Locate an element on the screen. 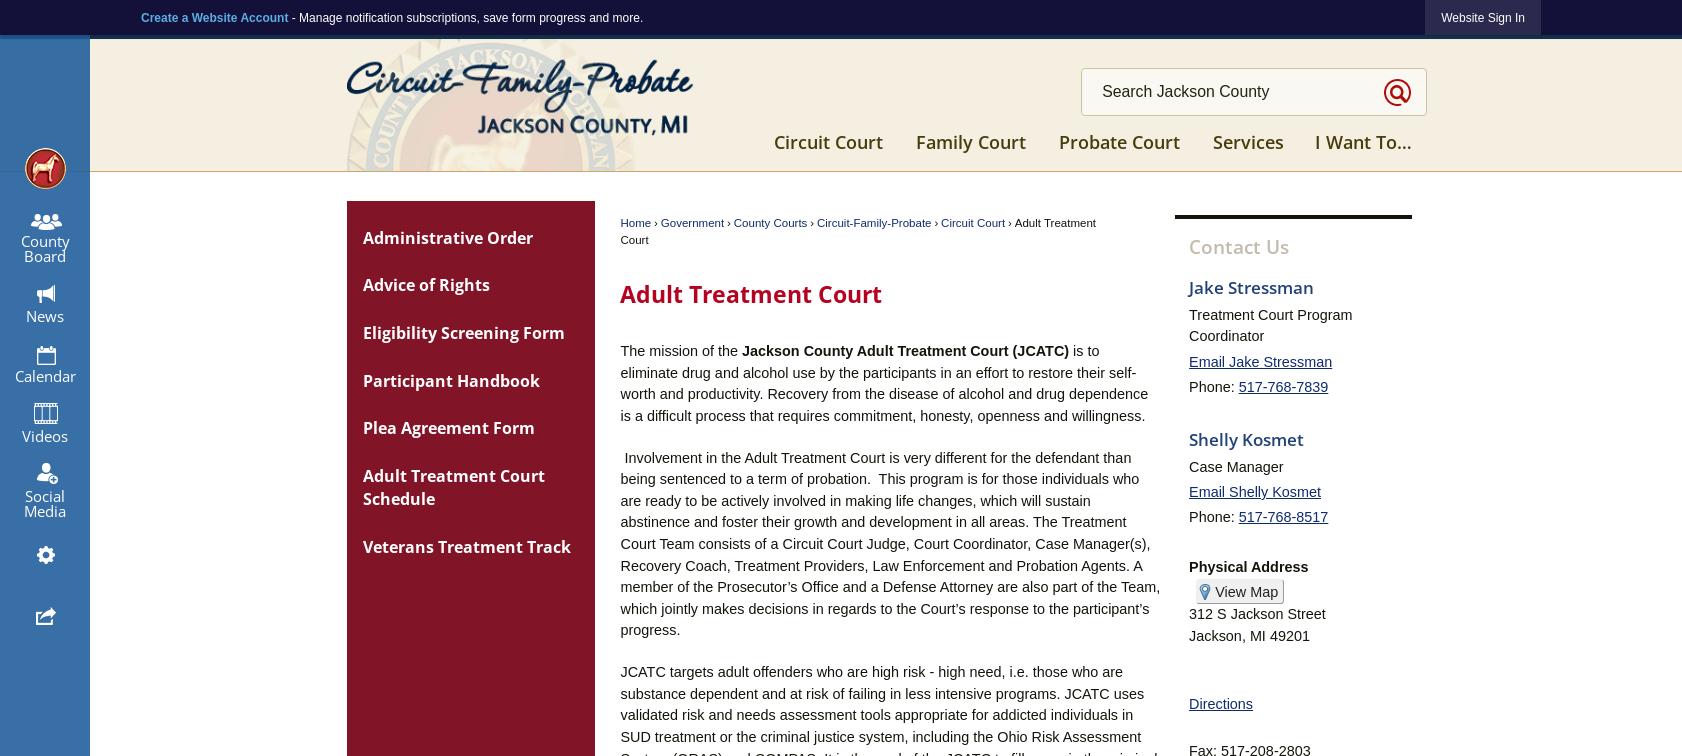  'Adult Treatment Court Schedule' is located at coordinates (452, 487).